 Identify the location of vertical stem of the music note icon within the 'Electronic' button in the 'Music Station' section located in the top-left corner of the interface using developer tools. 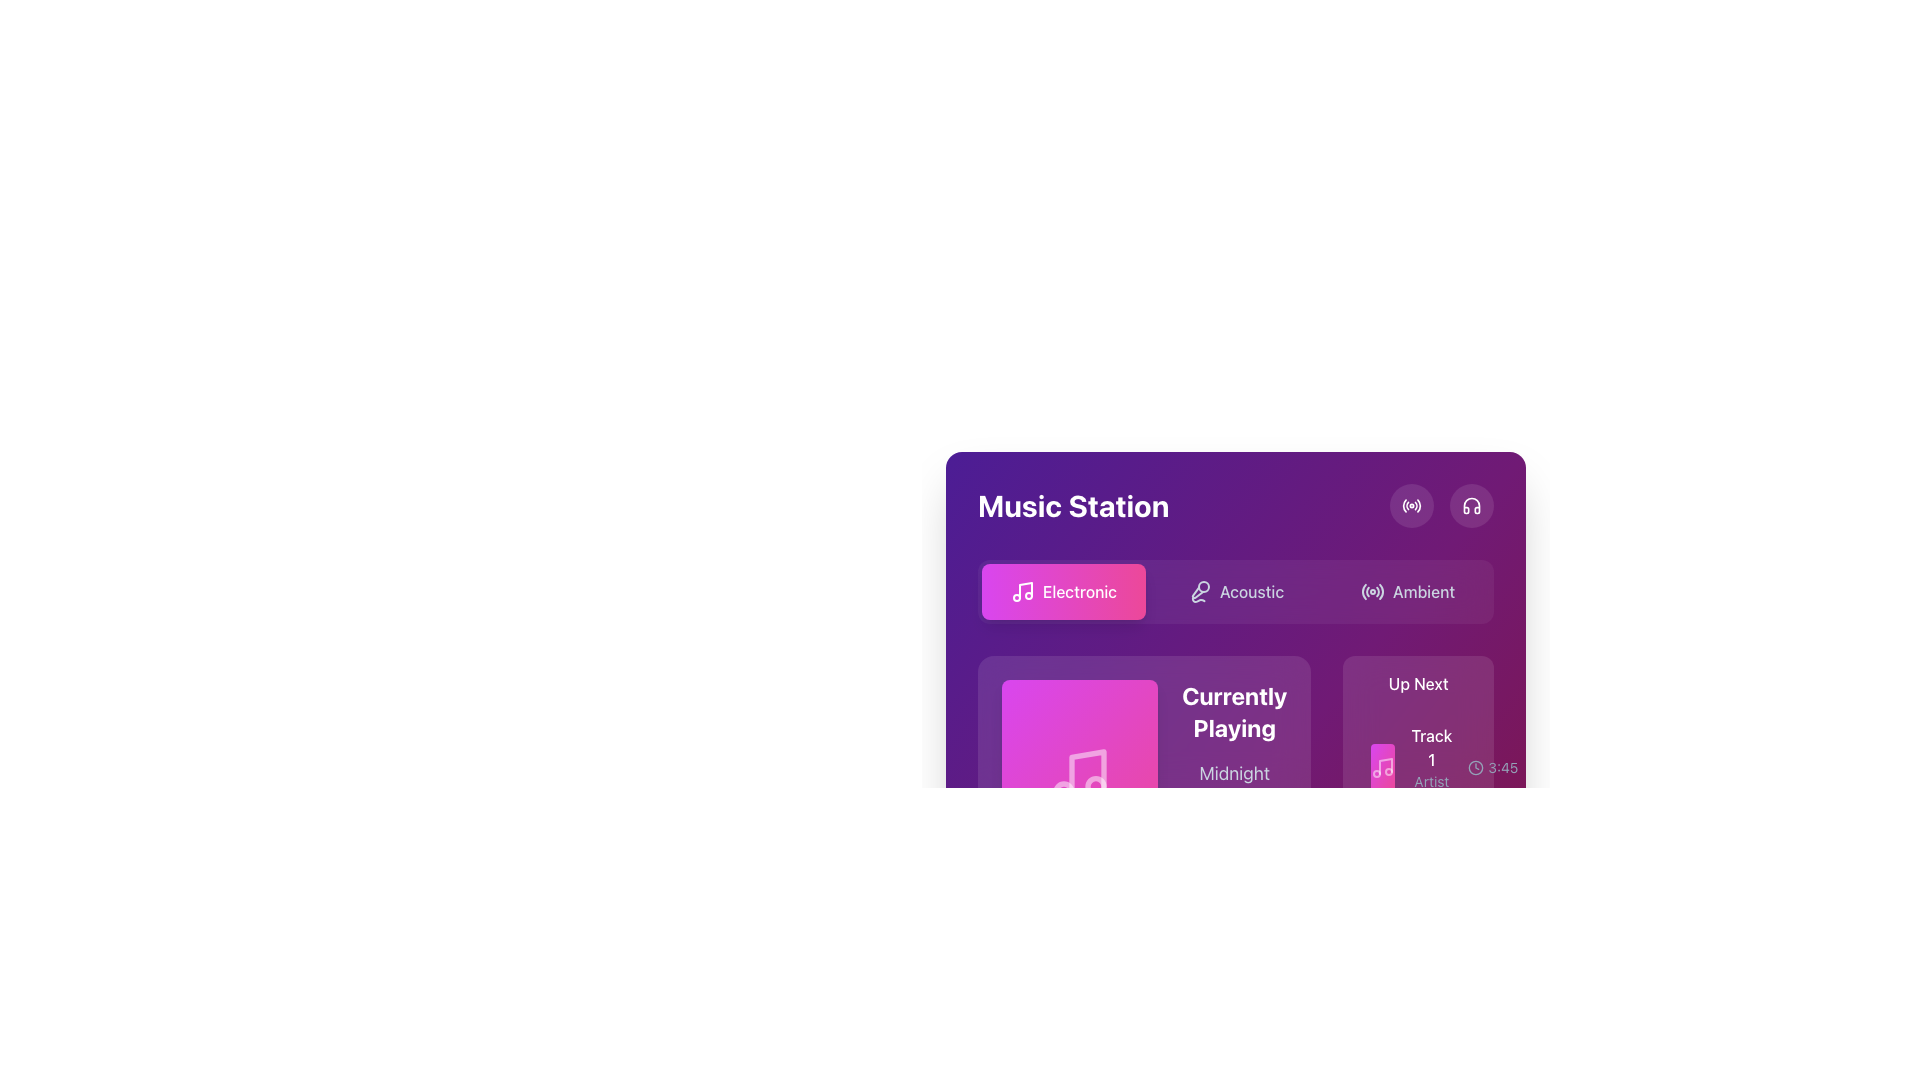
(1026, 589).